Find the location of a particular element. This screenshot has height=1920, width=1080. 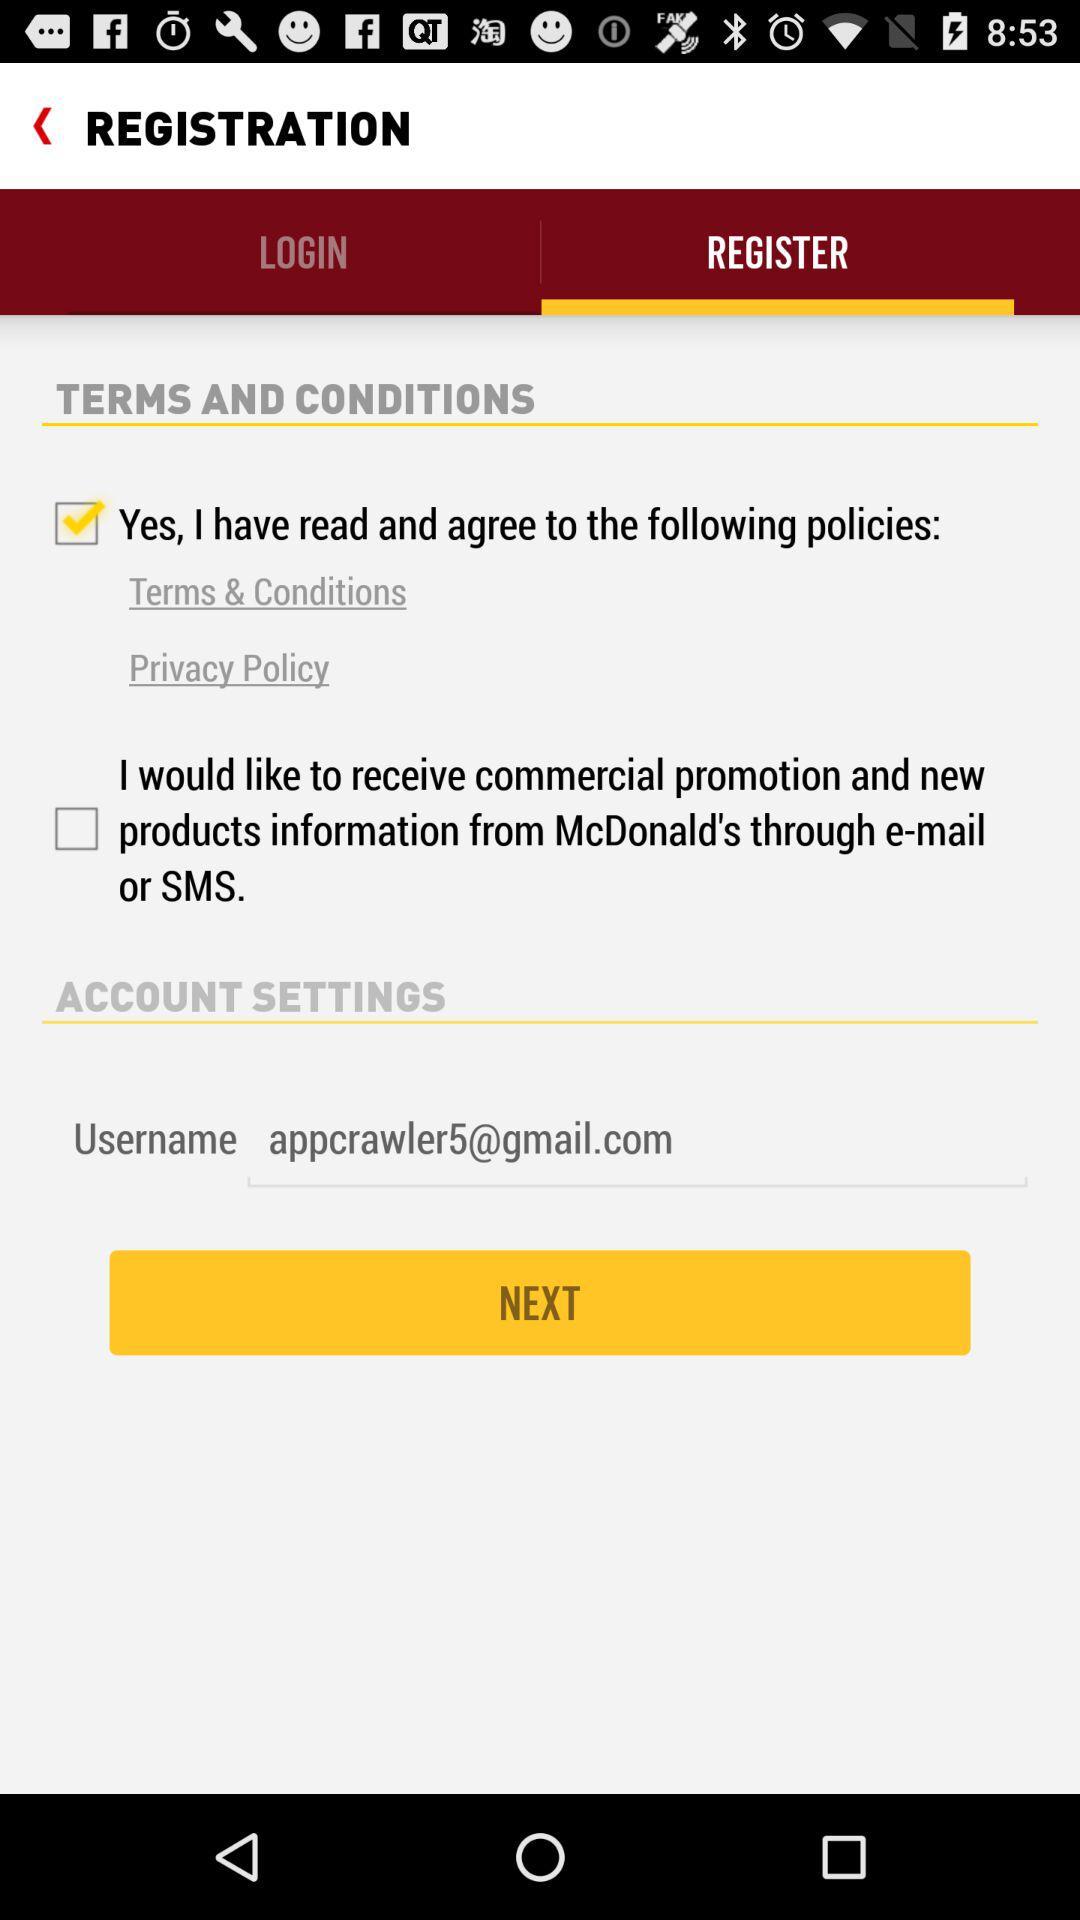

item to the right of the username item is located at coordinates (637, 1138).